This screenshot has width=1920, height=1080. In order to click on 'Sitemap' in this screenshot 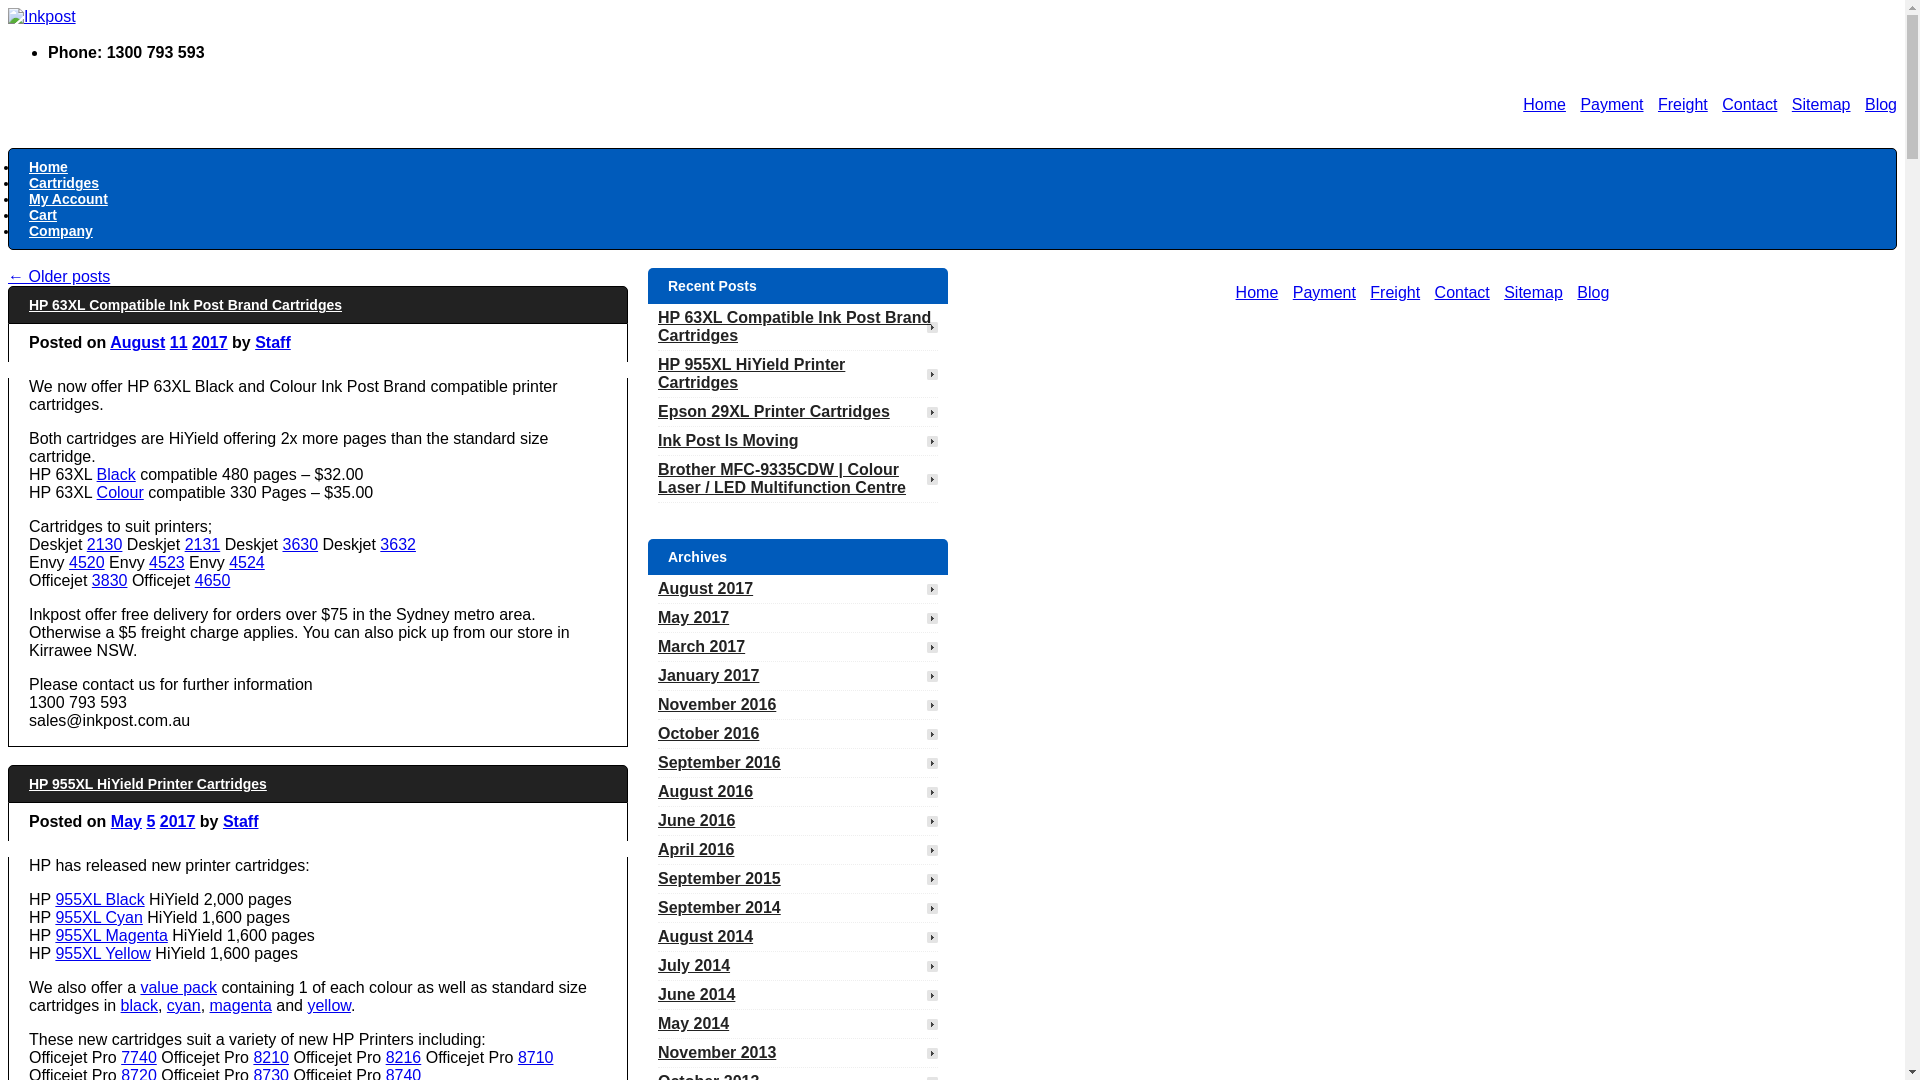, I will do `click(1821, 104)`.